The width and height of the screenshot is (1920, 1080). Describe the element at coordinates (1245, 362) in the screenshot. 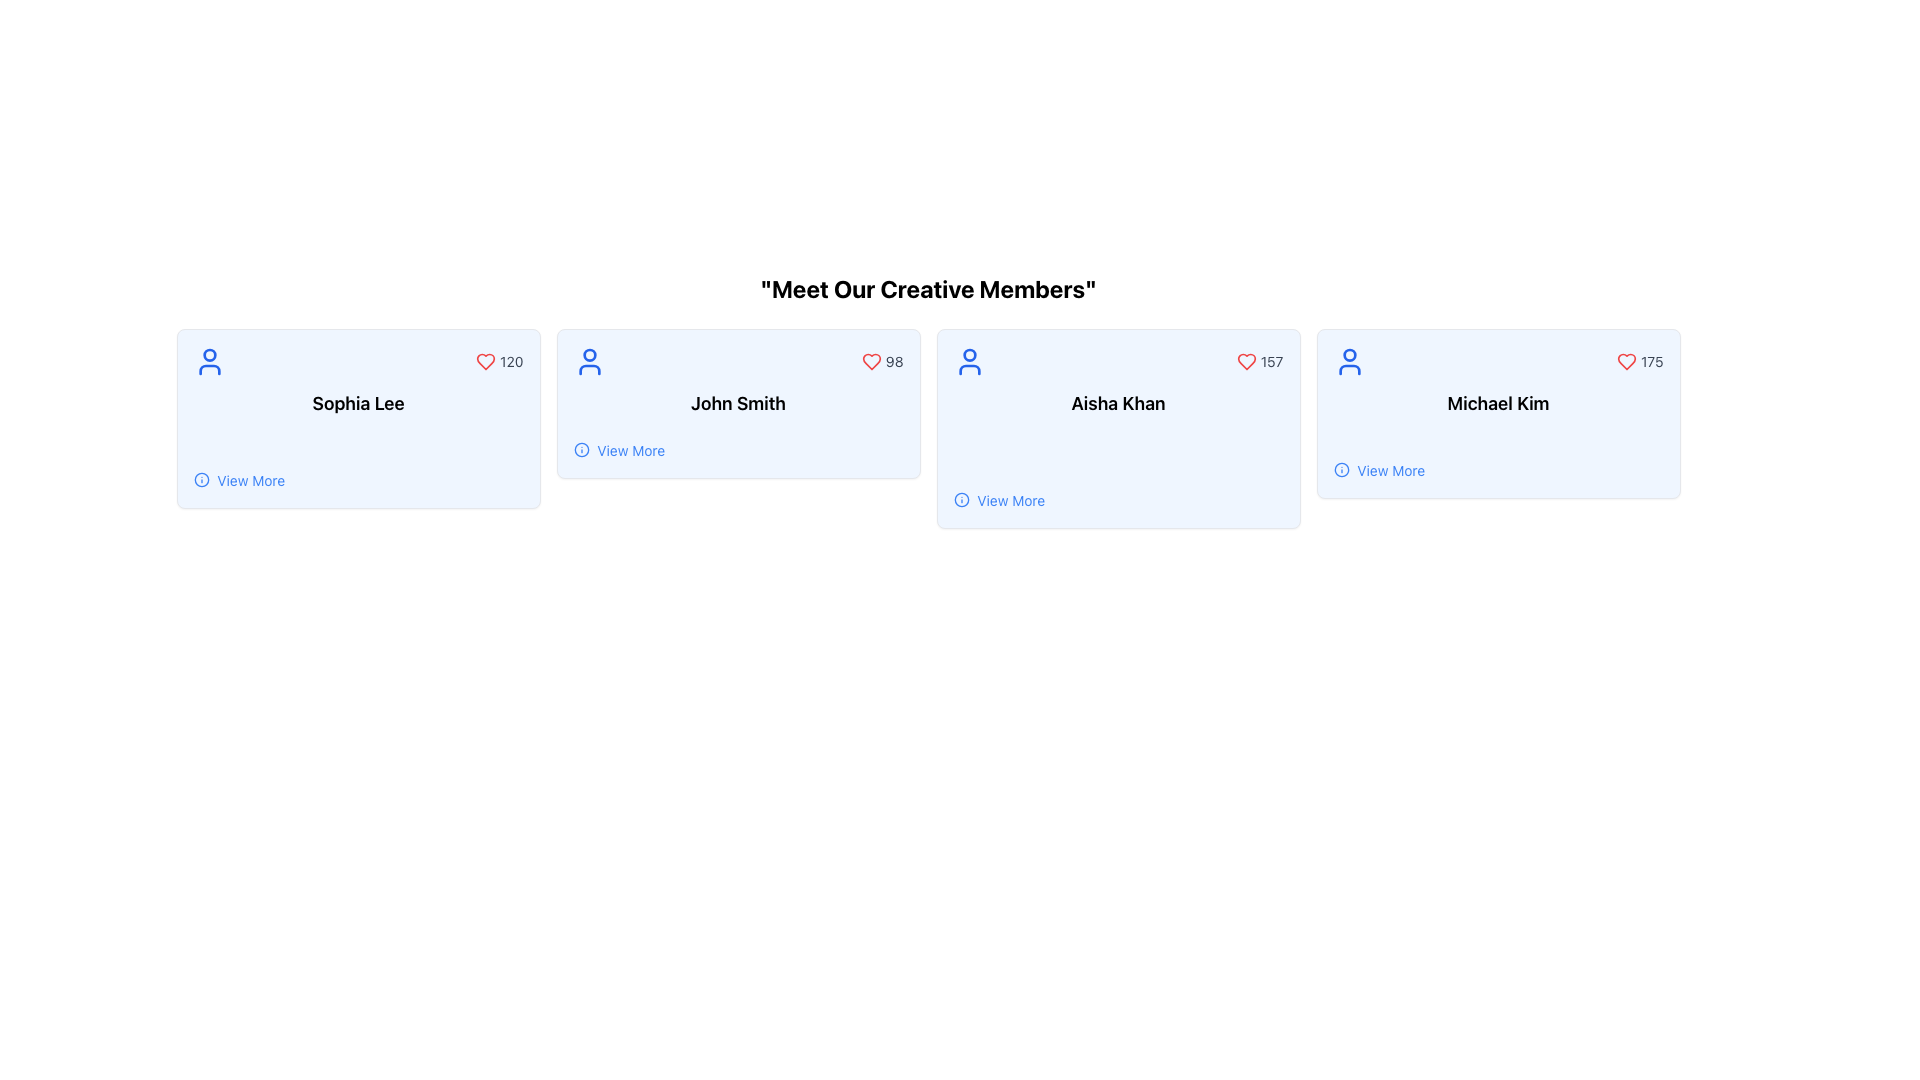

I see `the like icon located at the top-right corner of the card labeled 'Aisha Khan', adjacent to the number '157'` at that location.